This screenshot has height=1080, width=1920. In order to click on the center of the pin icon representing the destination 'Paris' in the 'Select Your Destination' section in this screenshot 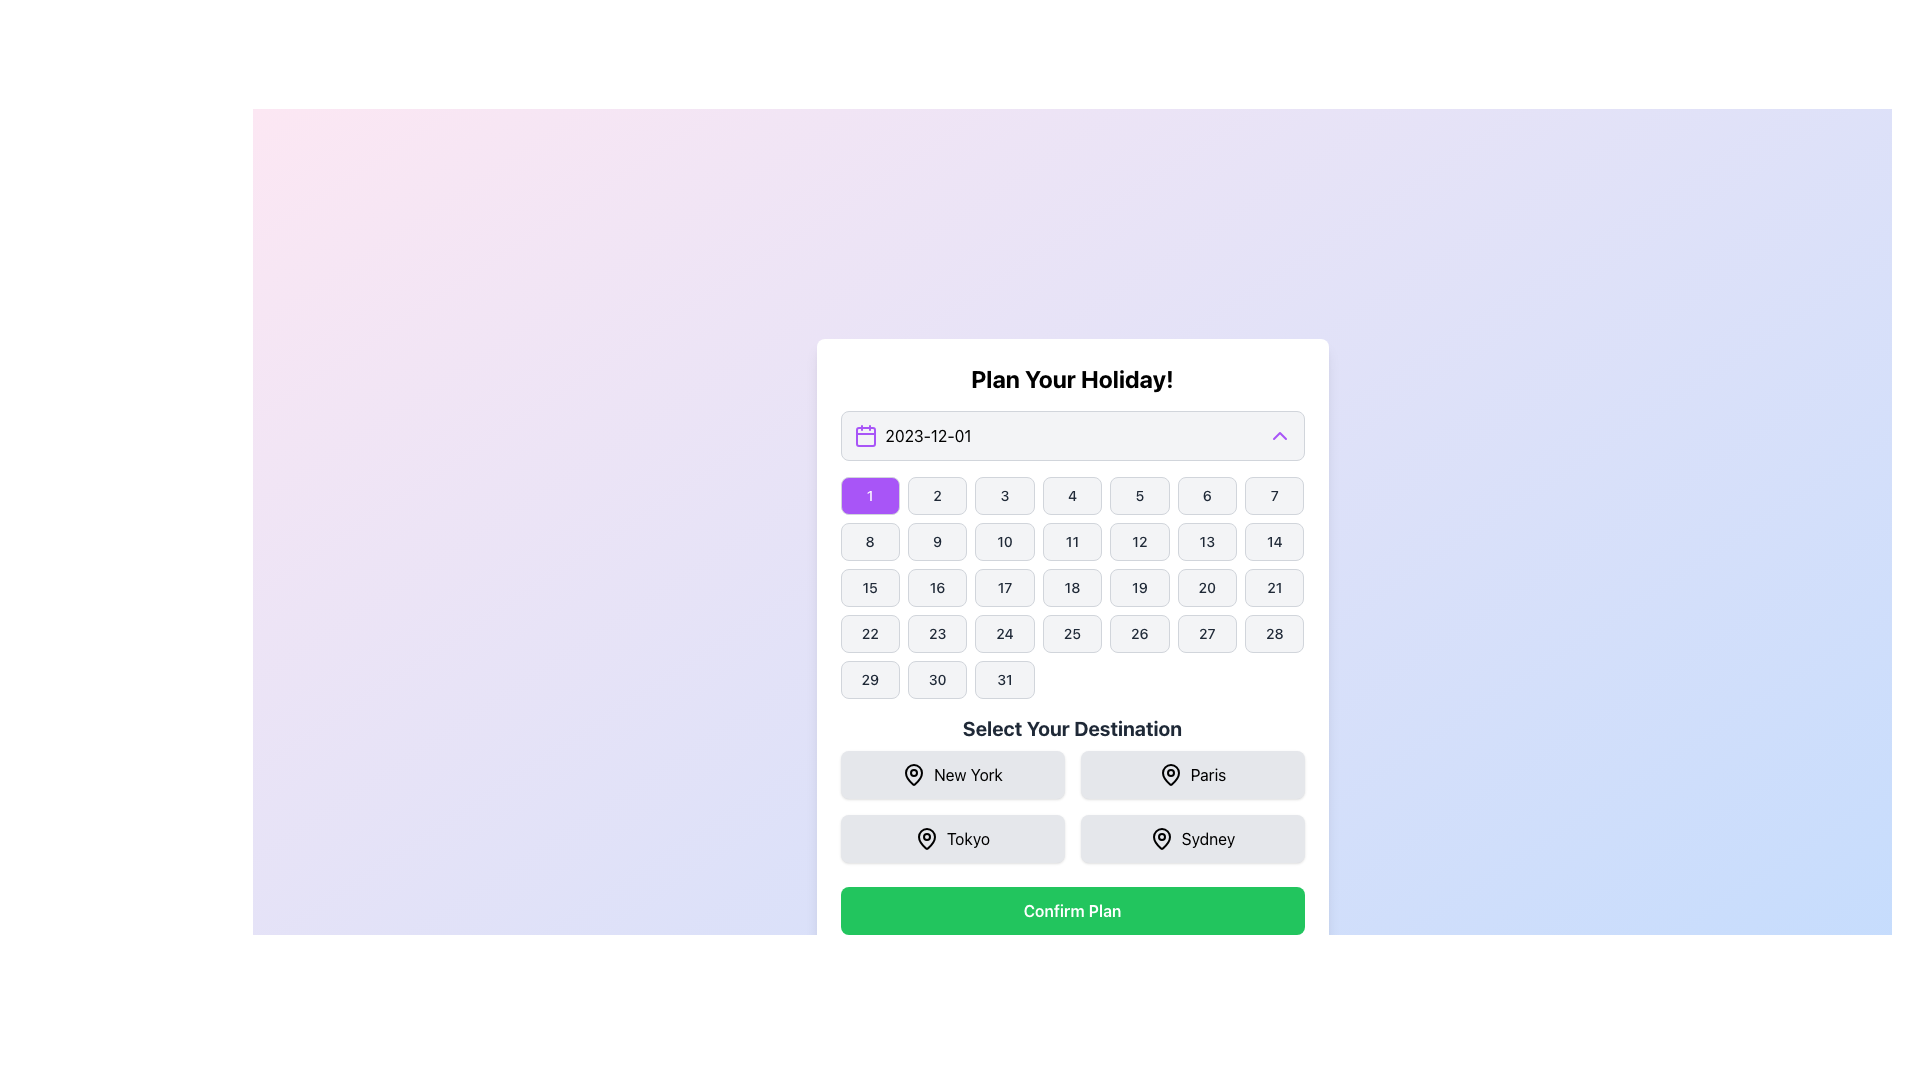, I will do `click(1170, 774)`.